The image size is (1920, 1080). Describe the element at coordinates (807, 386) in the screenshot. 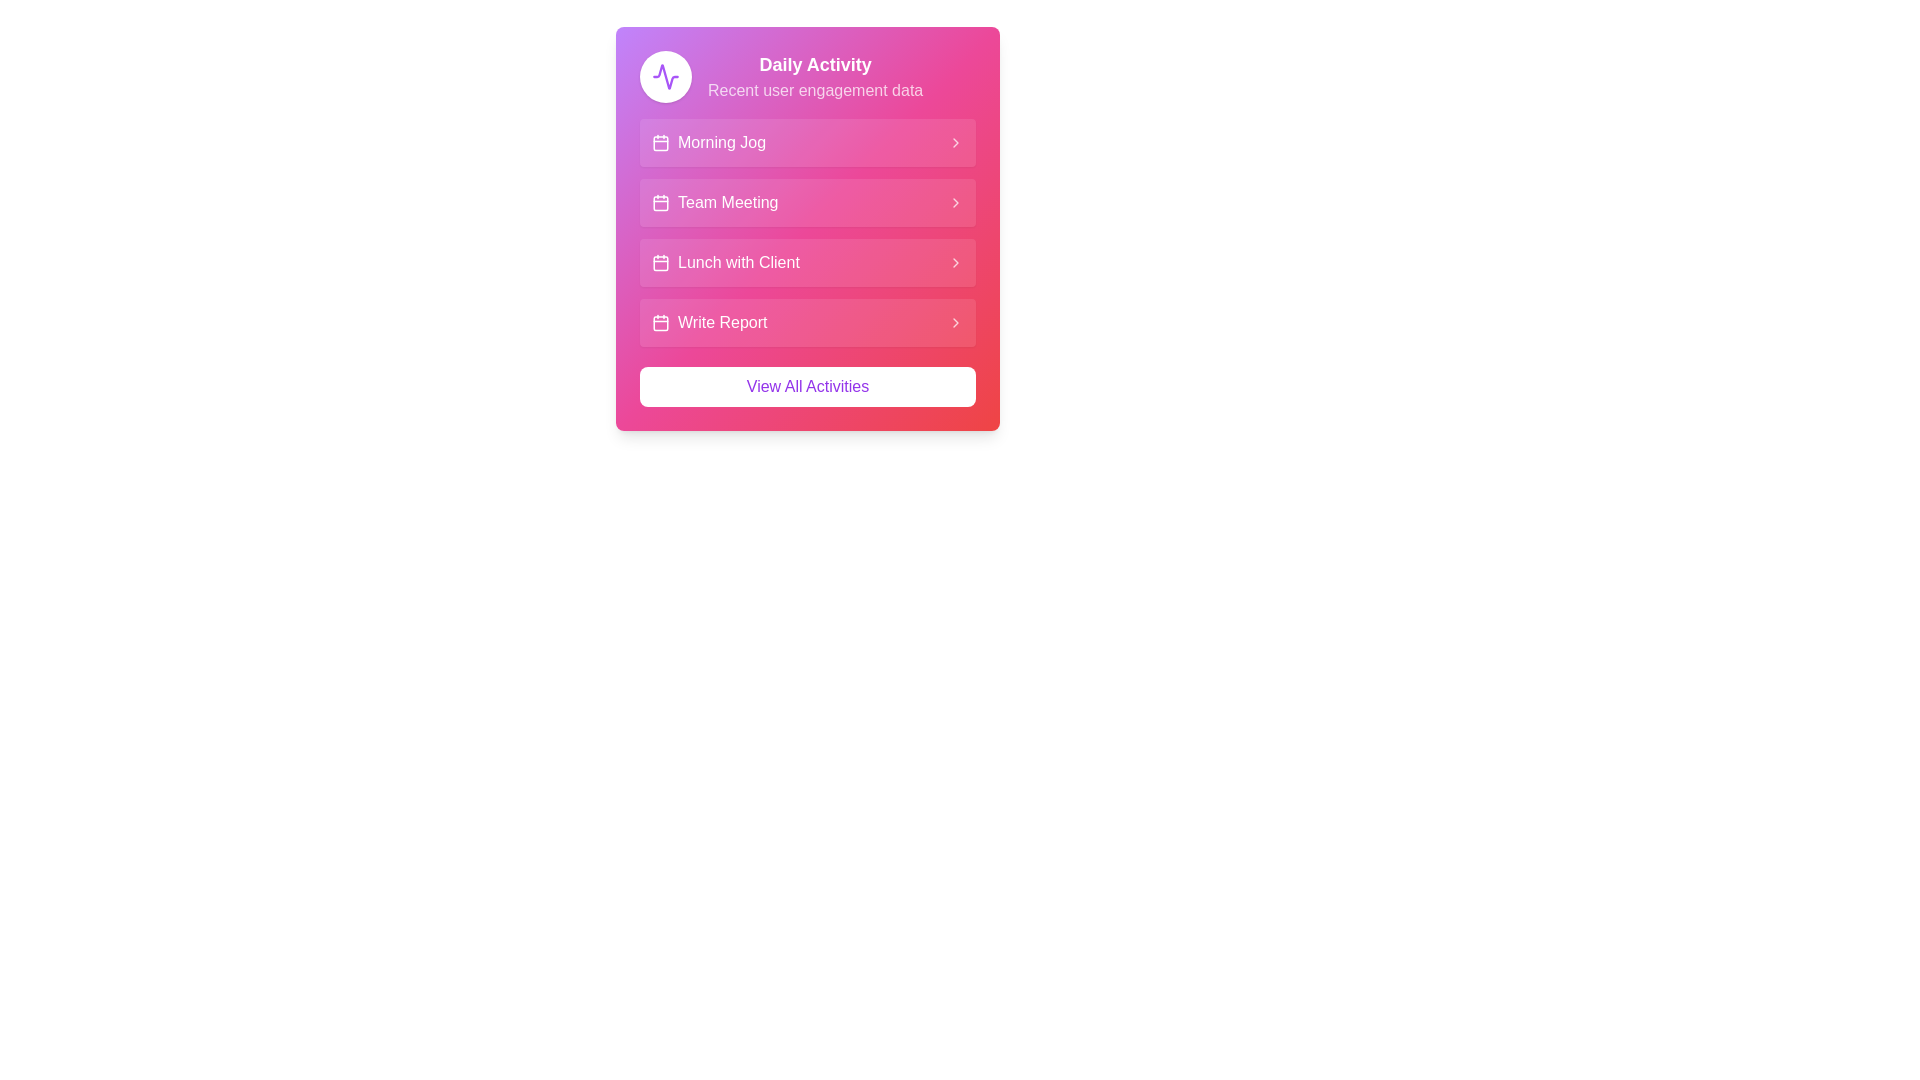

I see `the 'View All Activities' button` at that location.